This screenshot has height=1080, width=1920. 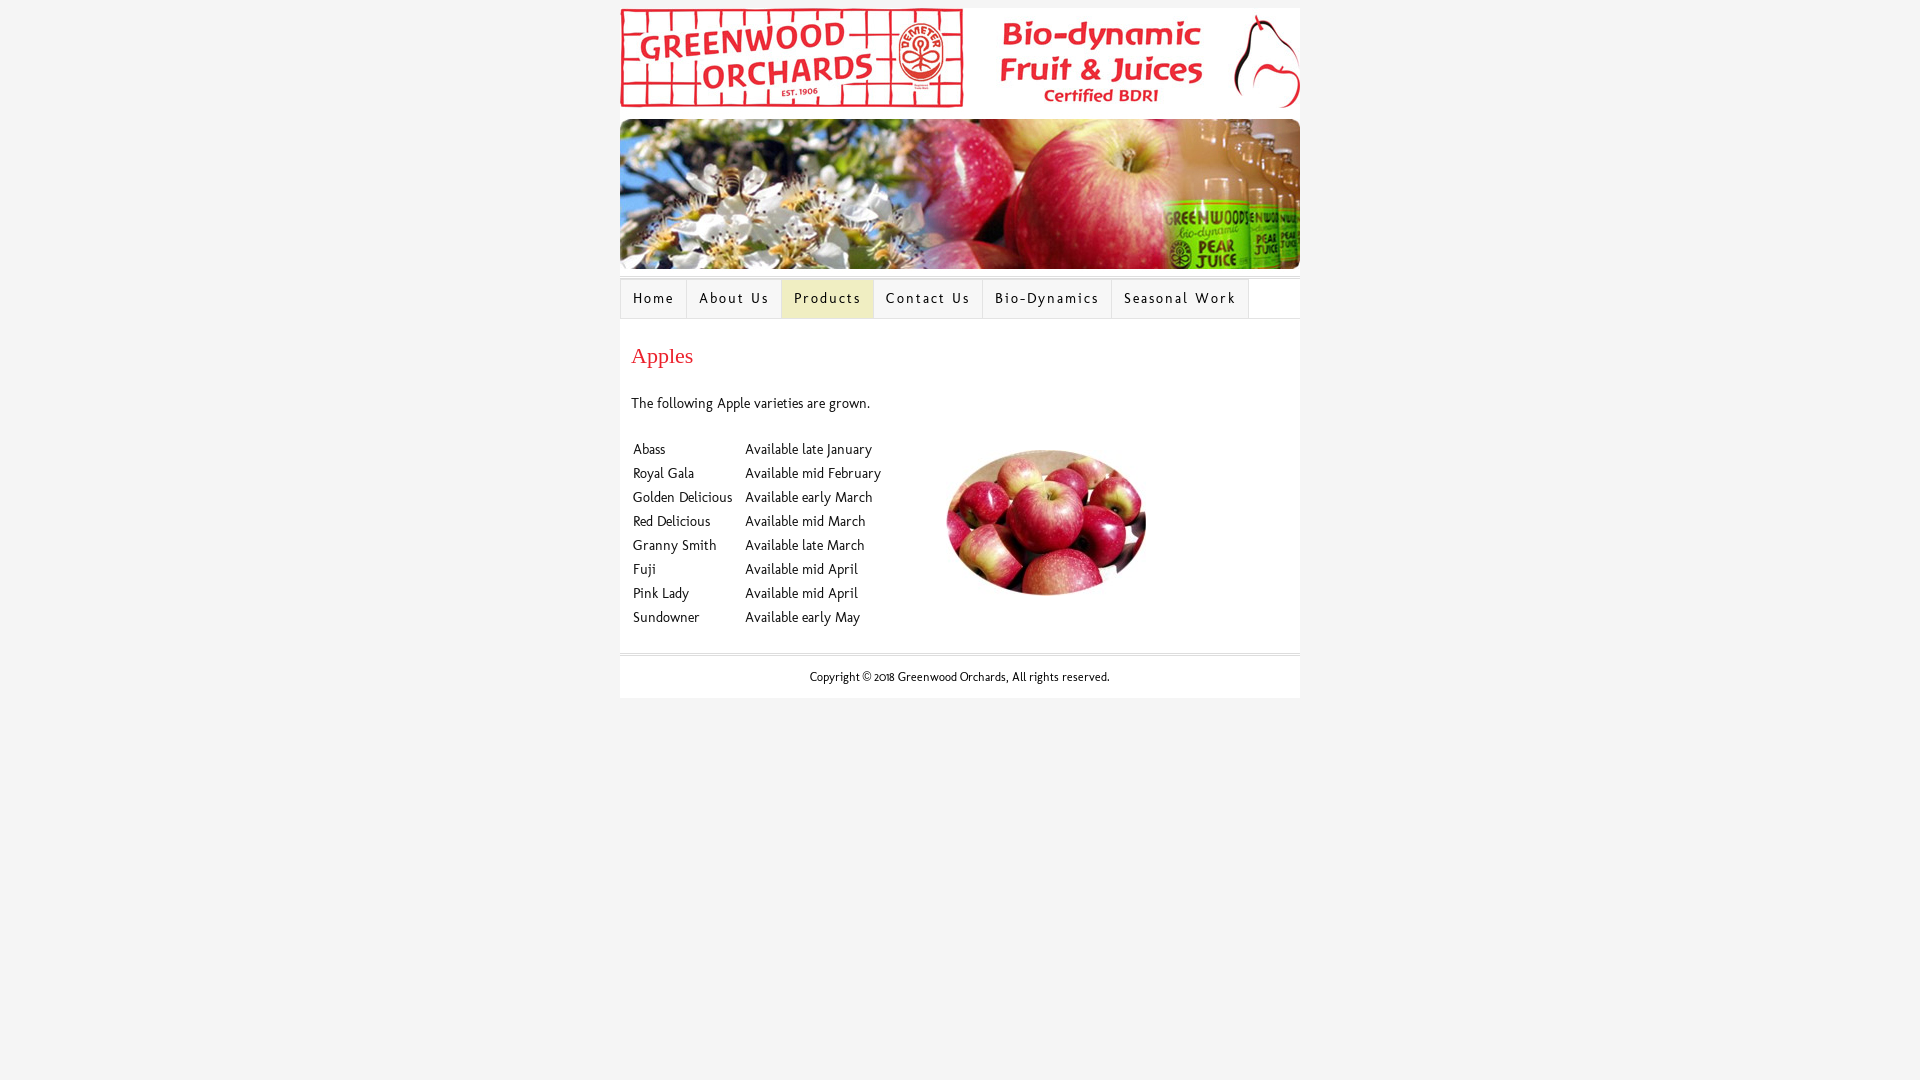 I want to click on 'Bio-Dynamics', so click(x=983, y=299).